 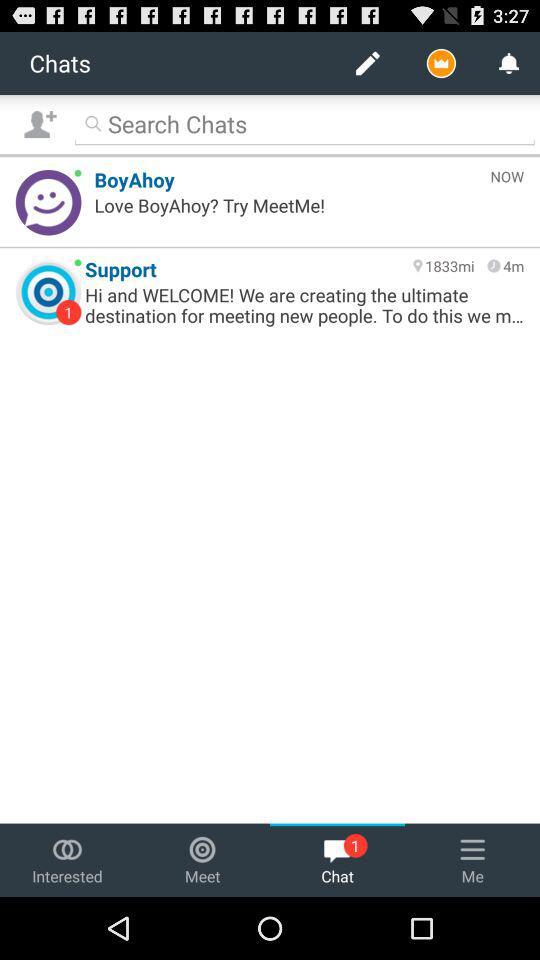 What do you see at coordinates (76, 261) in the screenshot?
I see `the green color dot which is just beside the support` at bounding box center [76, 261].